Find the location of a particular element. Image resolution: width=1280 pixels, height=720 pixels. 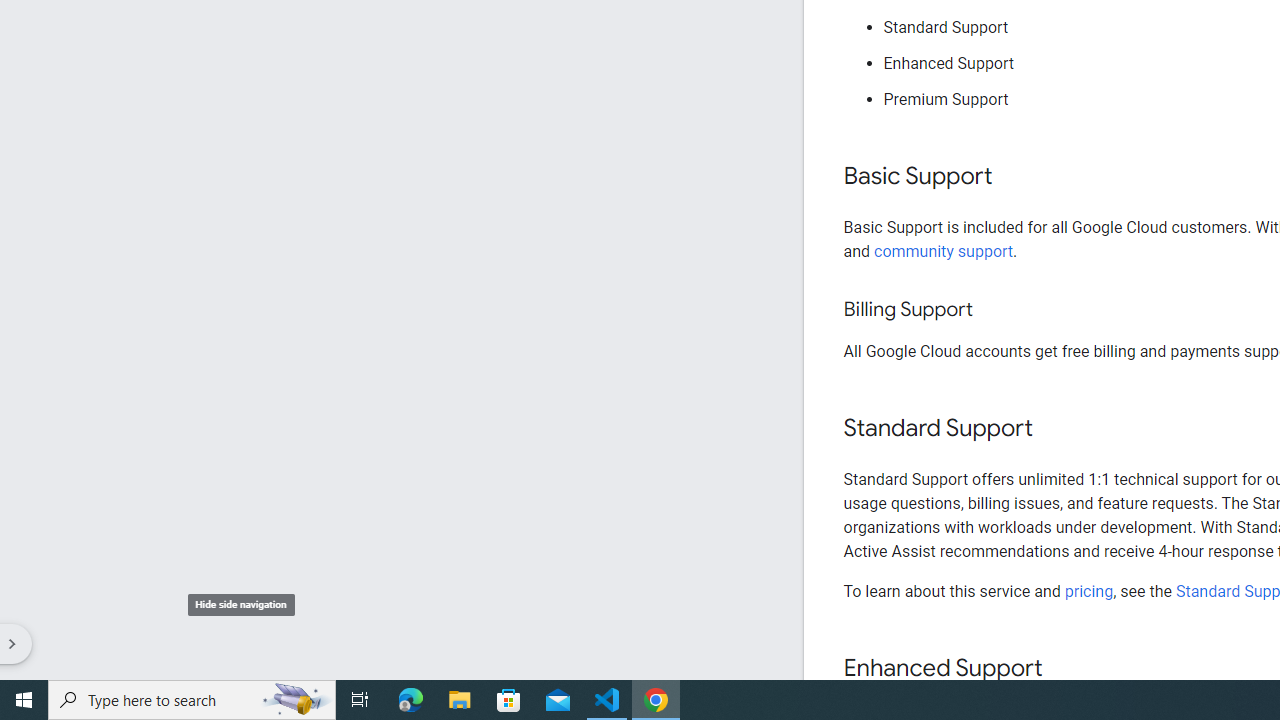

'pricing' is located at coordinates (1087, 590).